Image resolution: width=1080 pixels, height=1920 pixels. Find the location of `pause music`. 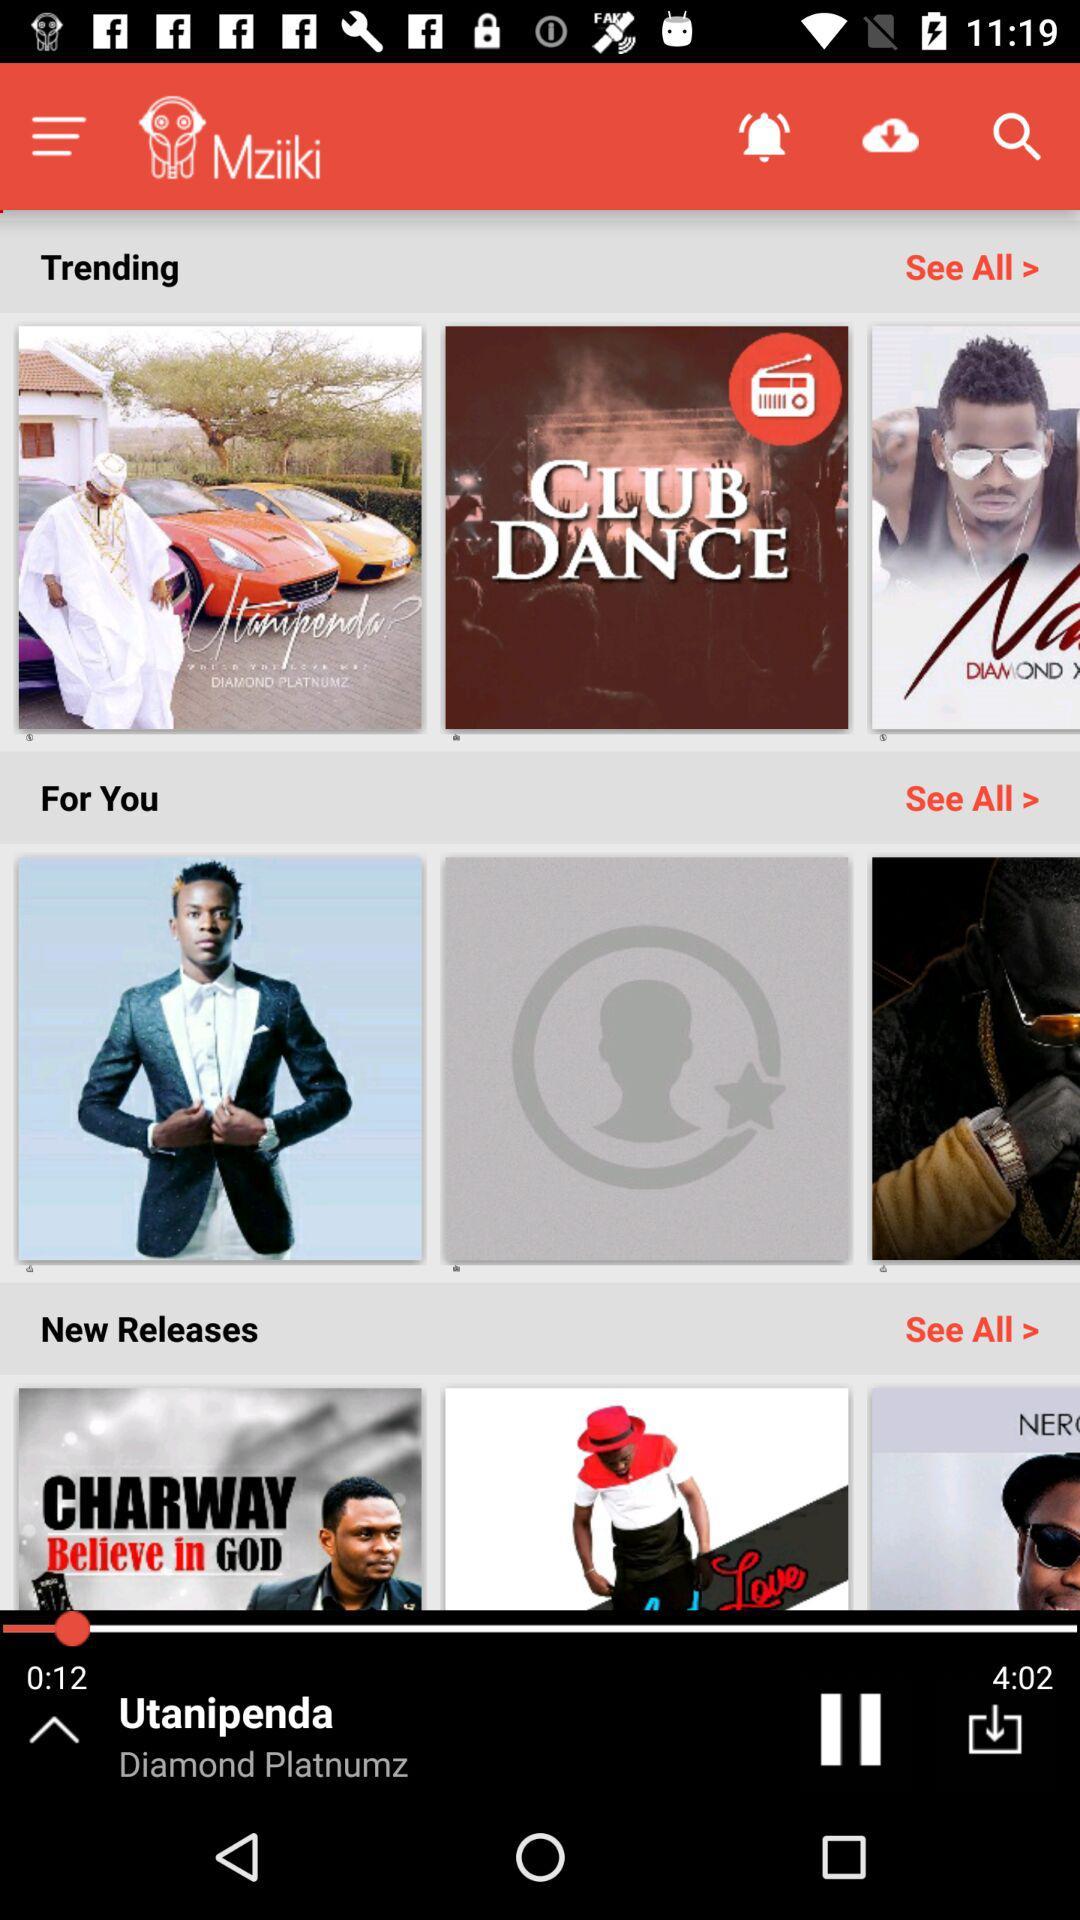

pause music is located at coordinates (854, 1733).